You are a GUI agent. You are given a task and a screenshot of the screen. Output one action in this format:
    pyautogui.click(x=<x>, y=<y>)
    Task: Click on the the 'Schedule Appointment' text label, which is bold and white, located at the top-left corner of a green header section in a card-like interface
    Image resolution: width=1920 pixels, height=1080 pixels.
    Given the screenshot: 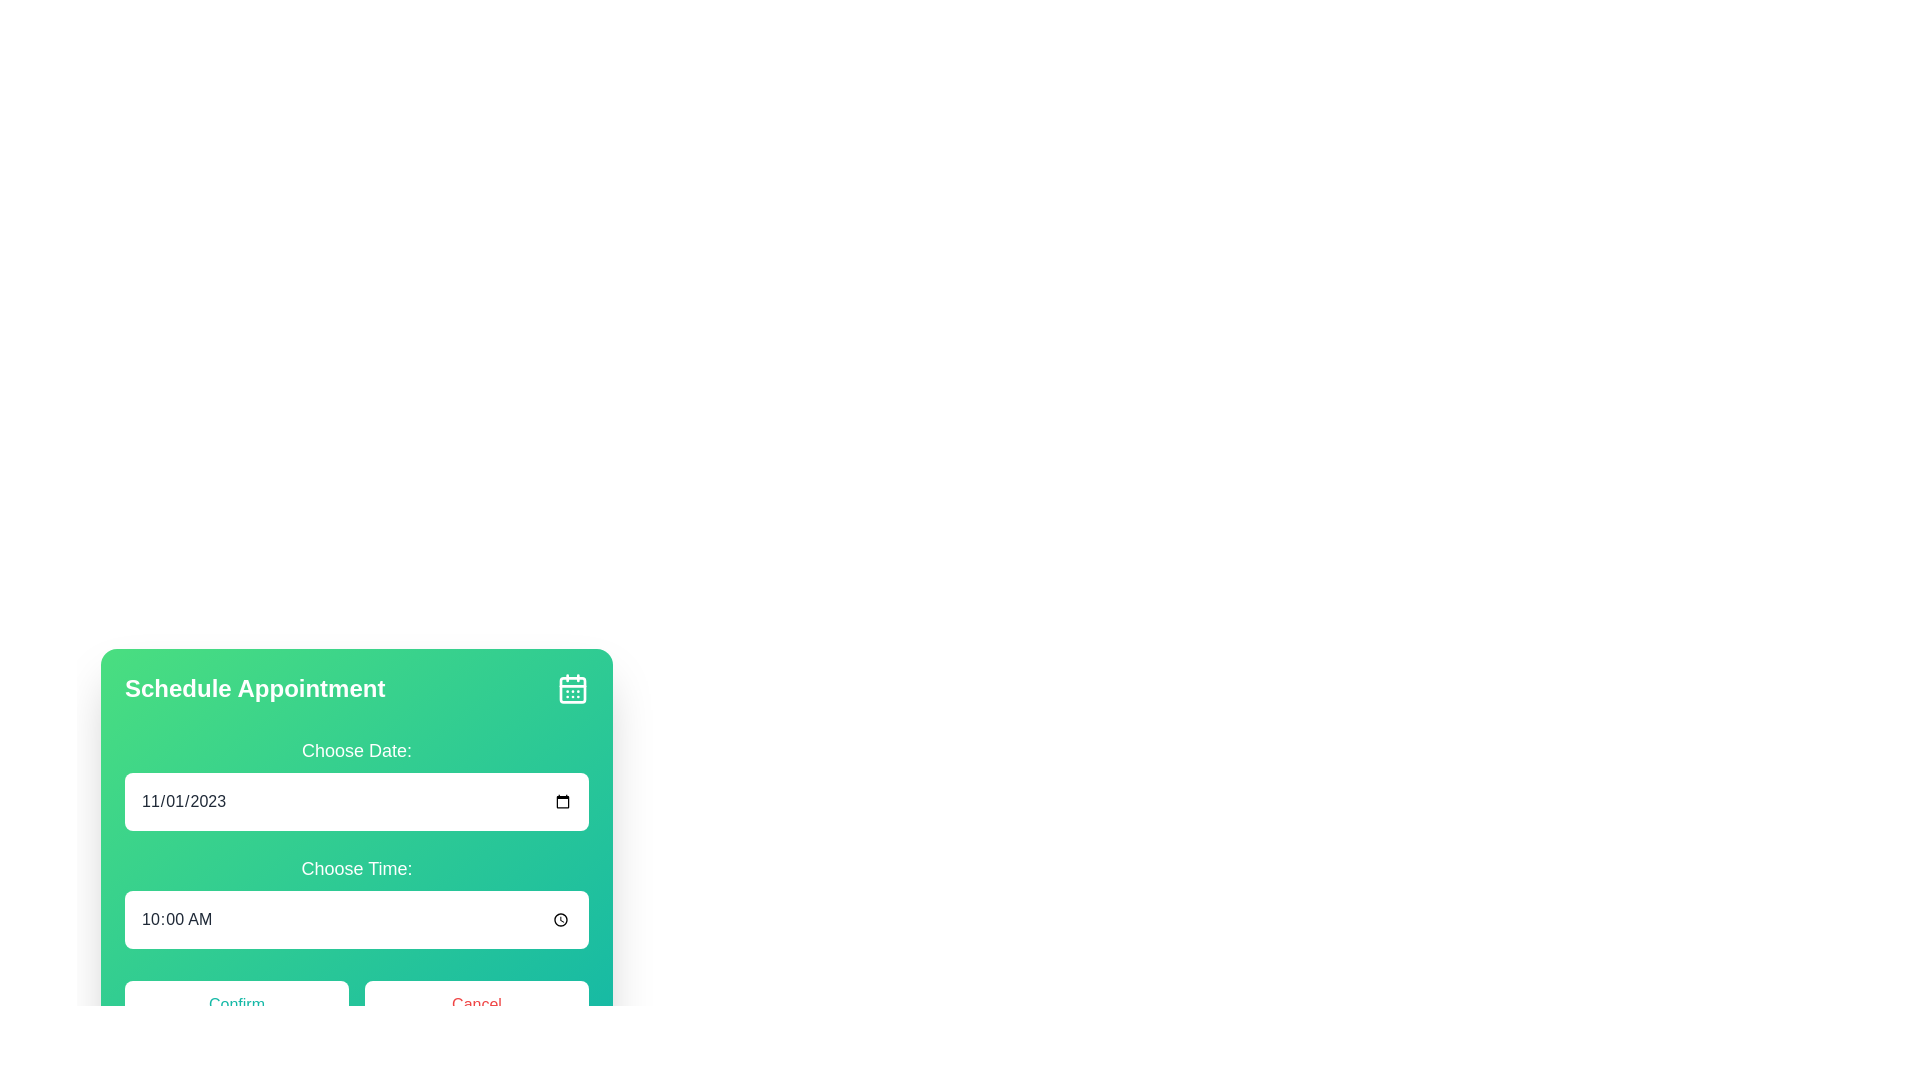 What is the action you would take?
    pyautogui.click(x=254, y=688)
    